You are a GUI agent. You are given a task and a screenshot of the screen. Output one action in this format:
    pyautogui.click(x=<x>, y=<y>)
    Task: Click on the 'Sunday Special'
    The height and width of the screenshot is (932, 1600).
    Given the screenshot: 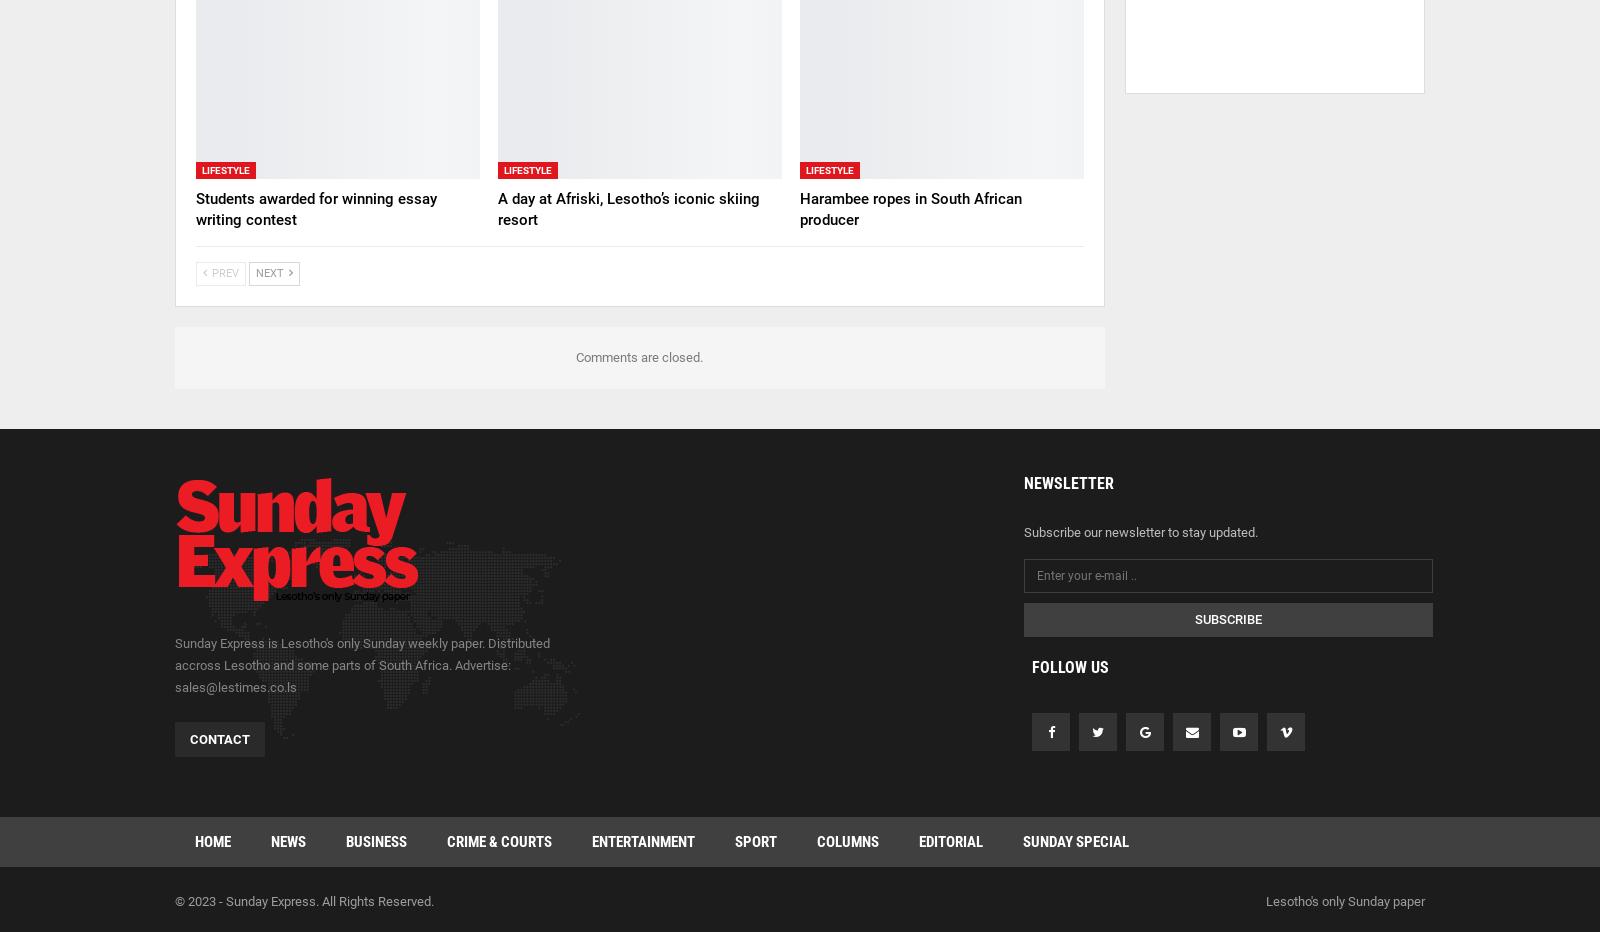 What is the action you would take?
    pyautogui.click(x=1076, y=840)
    